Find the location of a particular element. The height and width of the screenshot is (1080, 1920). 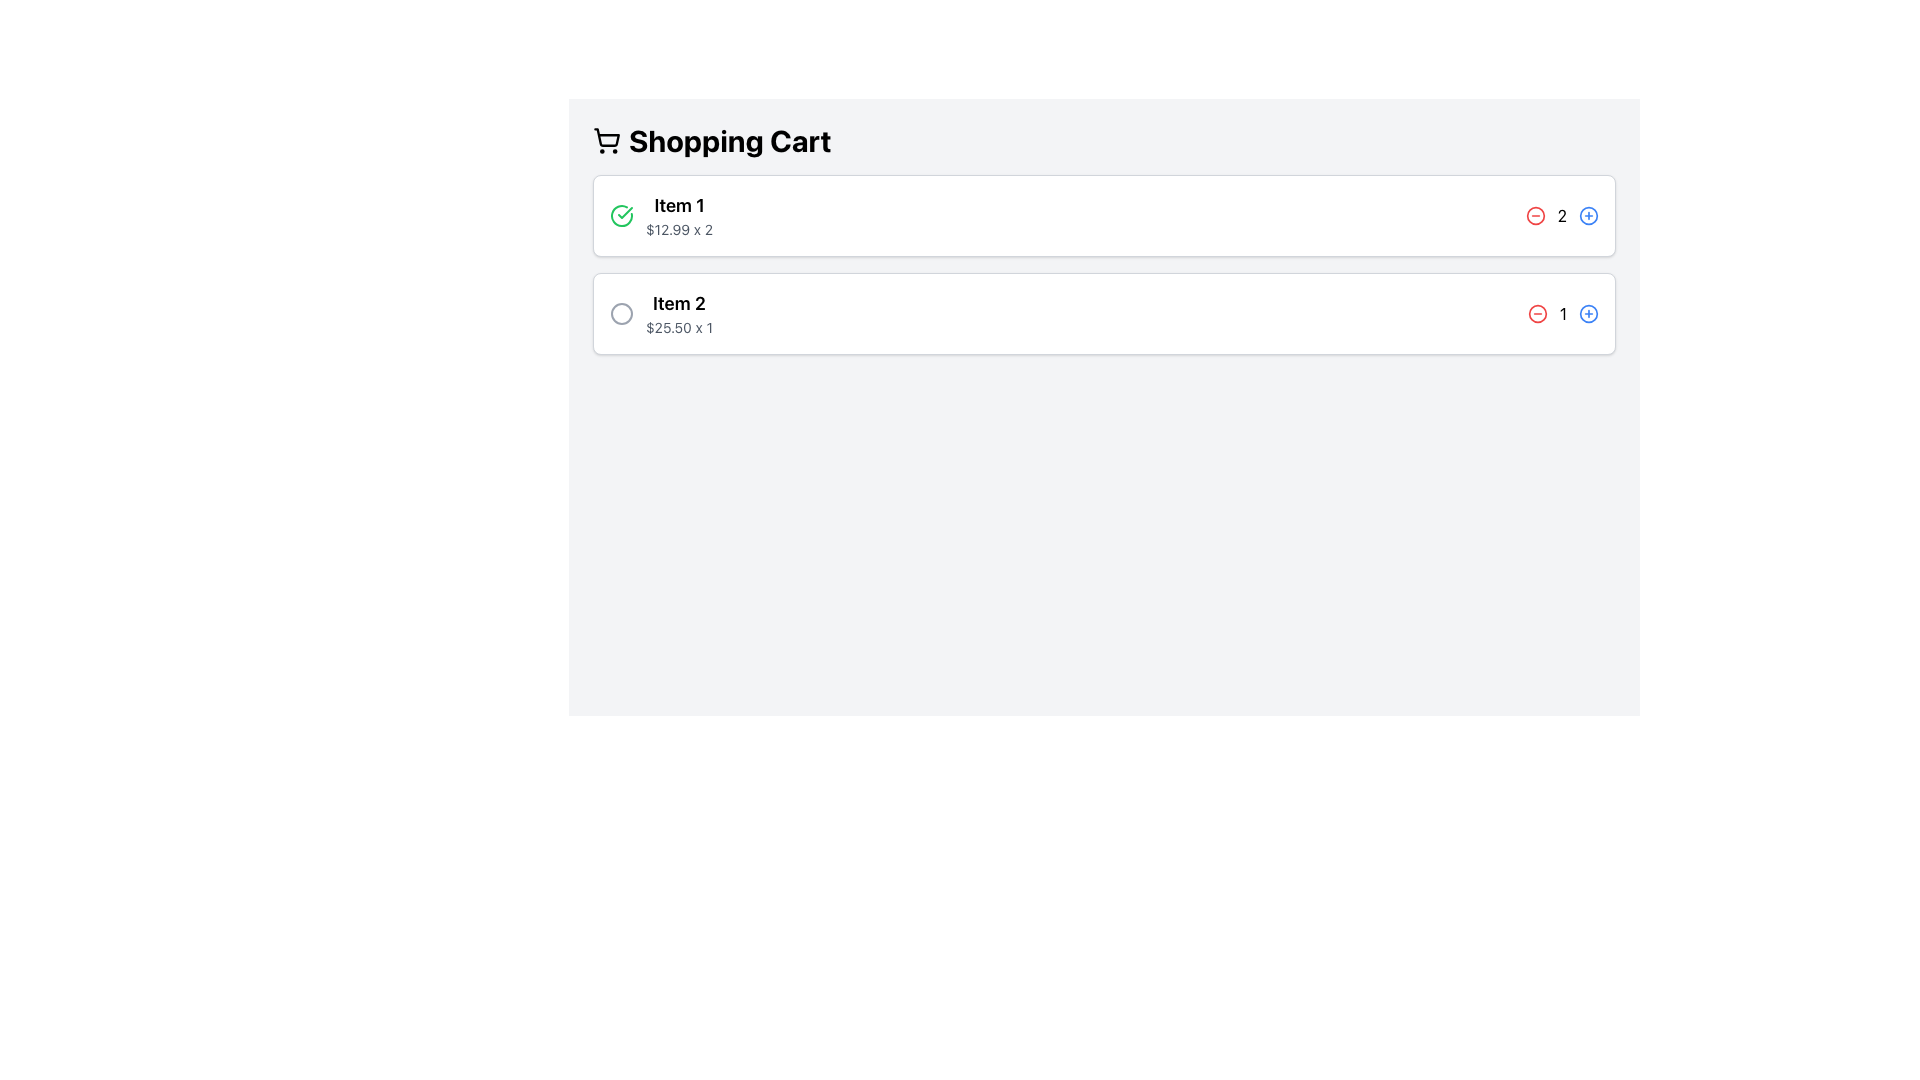

the displayed value of the numerical label showing '1' for 'Item 2', located between the red minus and blue plus buttons in the quantity control area of the shopping cart interface is located at coordinates (1562, 313).